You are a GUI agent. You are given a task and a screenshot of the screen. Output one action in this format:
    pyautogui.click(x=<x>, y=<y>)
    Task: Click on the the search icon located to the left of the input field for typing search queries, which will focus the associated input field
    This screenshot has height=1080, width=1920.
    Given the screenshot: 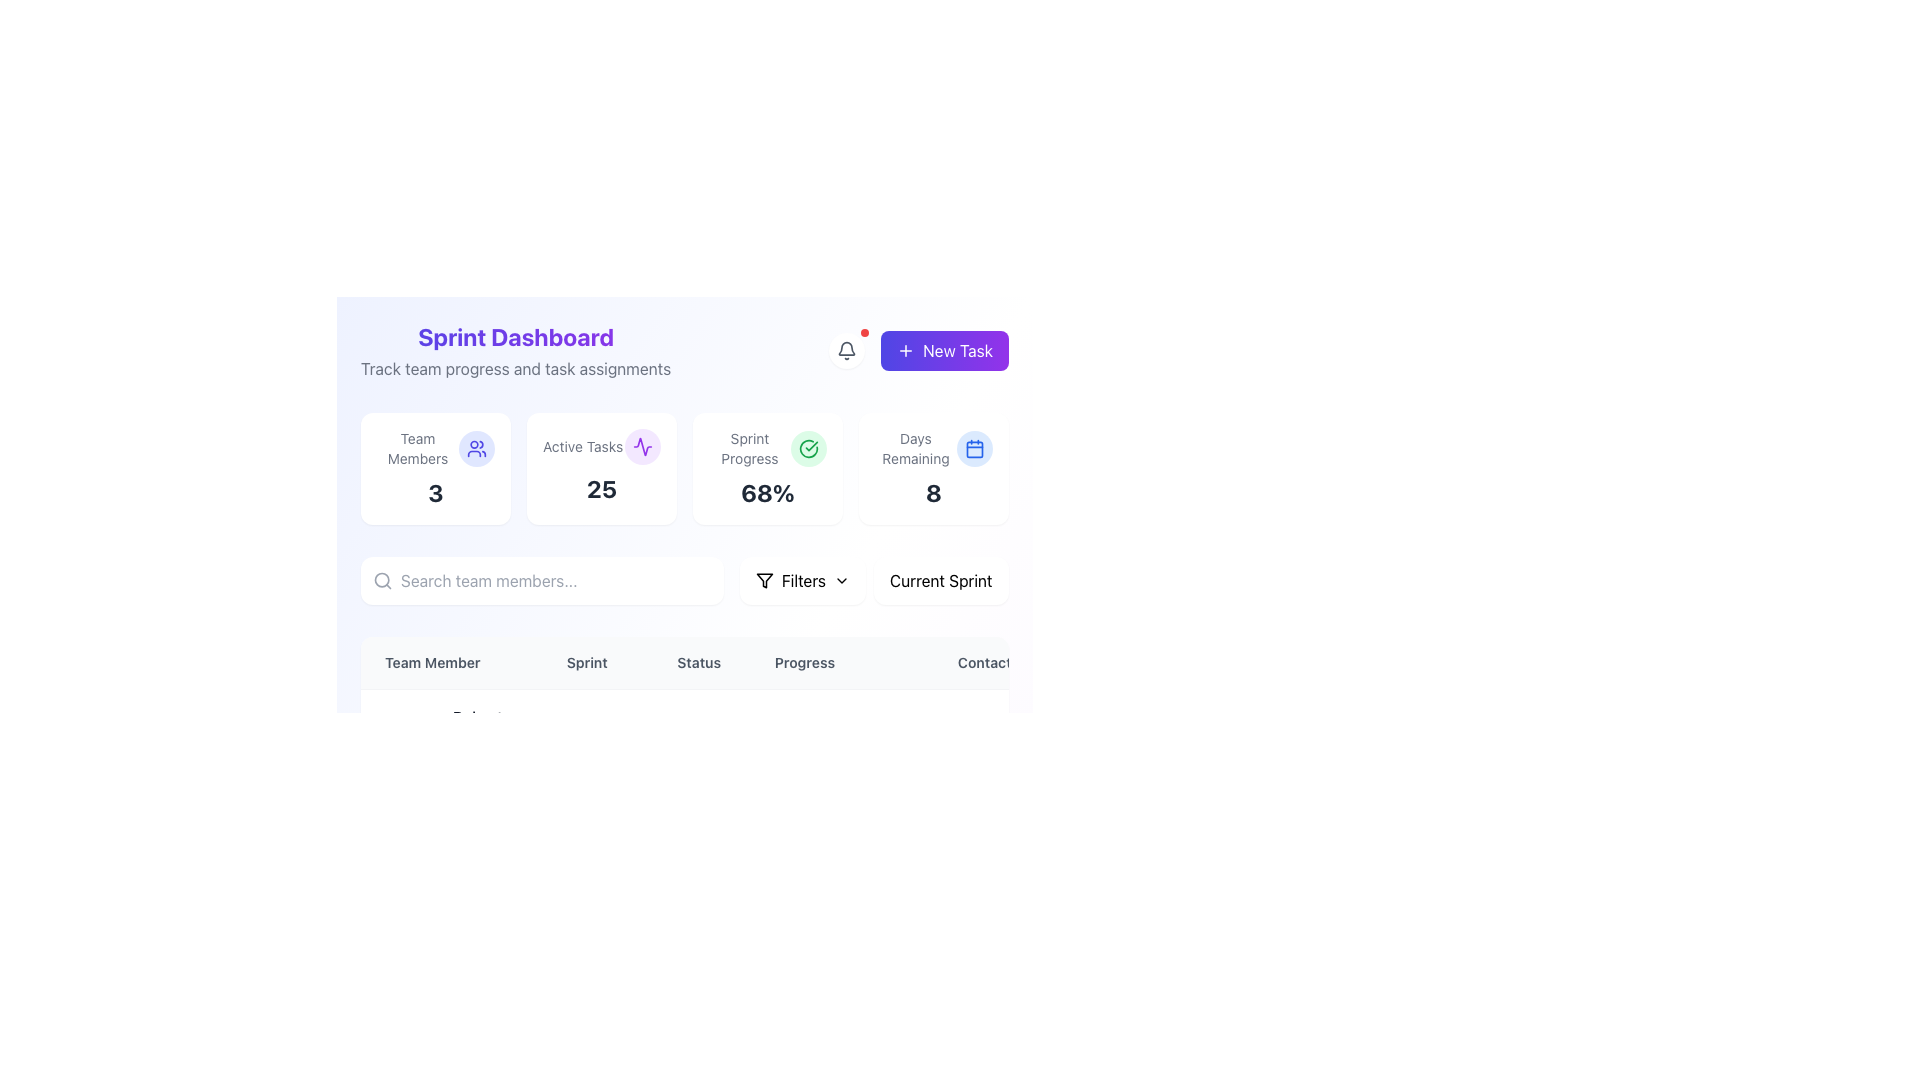 What is the action you would take?
    pyautogui.click(x=383, y=581)
    